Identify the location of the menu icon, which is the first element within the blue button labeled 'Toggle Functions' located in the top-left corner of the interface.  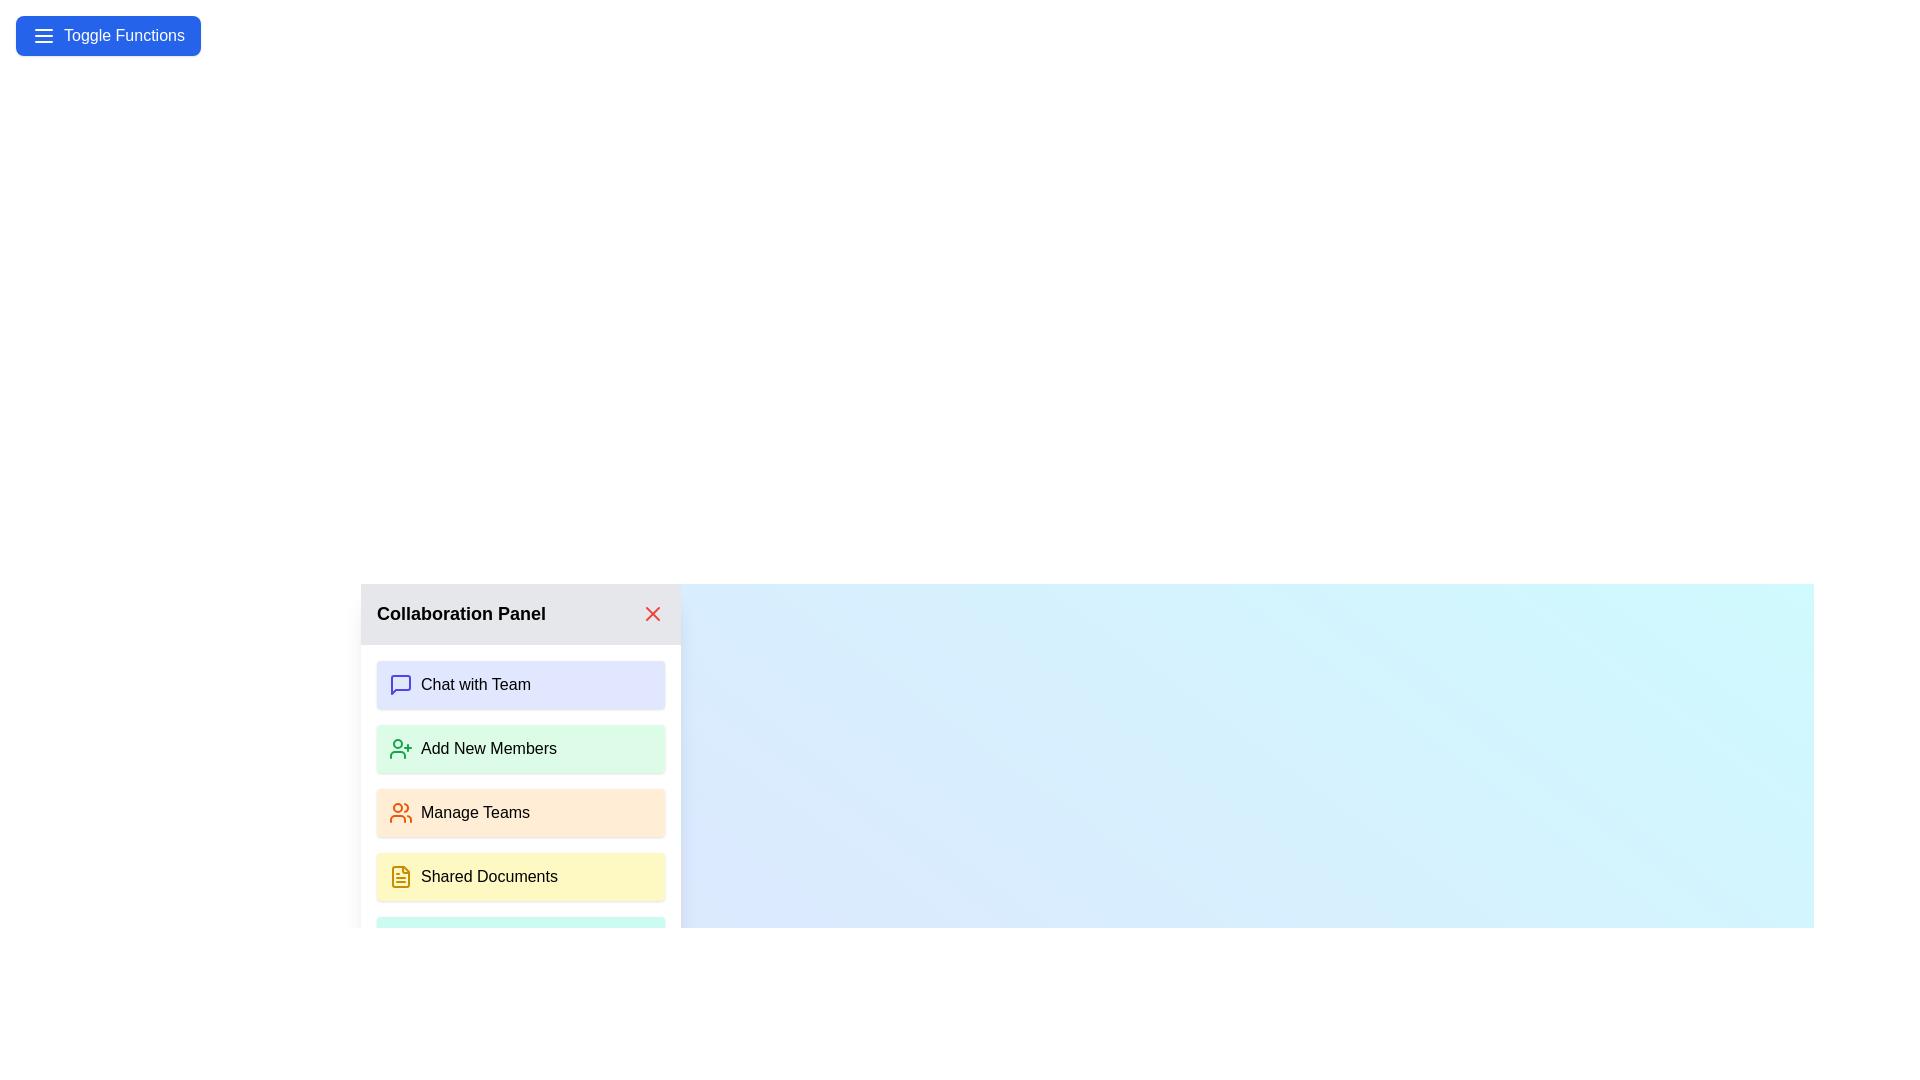
(43, 35).